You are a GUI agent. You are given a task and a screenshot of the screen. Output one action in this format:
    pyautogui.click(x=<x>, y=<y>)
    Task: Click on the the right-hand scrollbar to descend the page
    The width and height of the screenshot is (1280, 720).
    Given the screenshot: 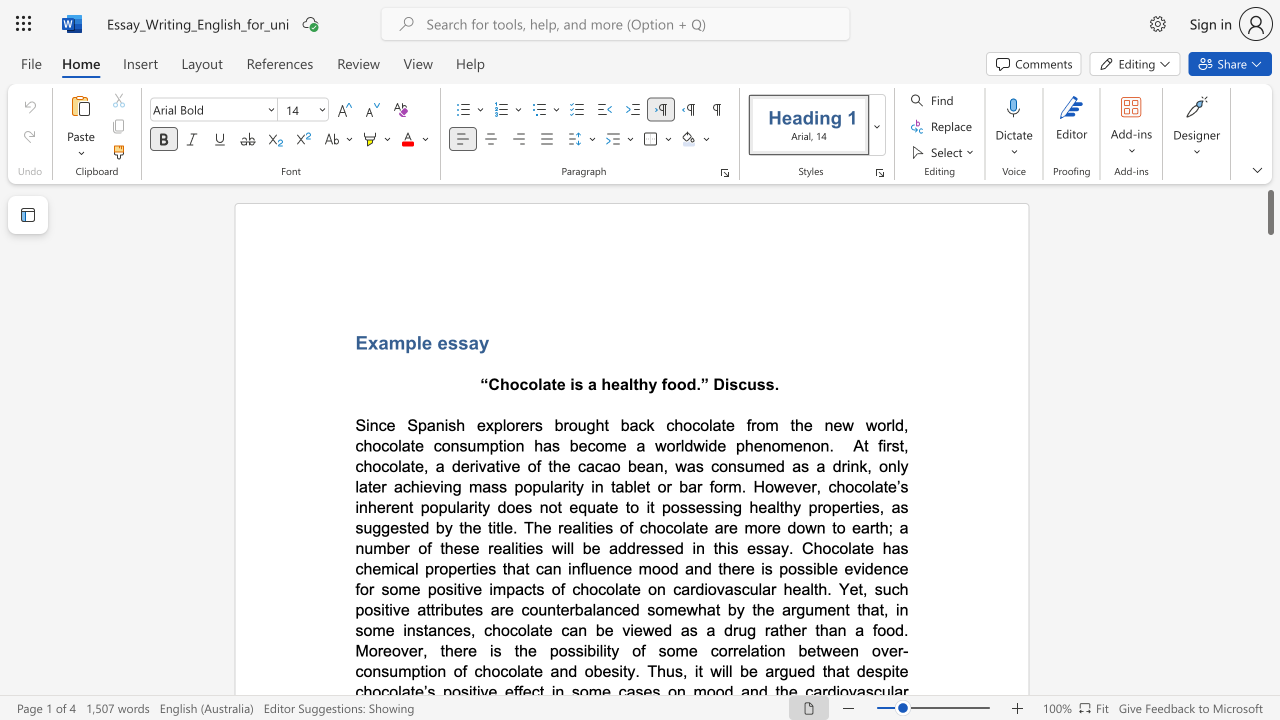 What is the action you would take?
    pyautogui.click(x=1269, y=630)
    